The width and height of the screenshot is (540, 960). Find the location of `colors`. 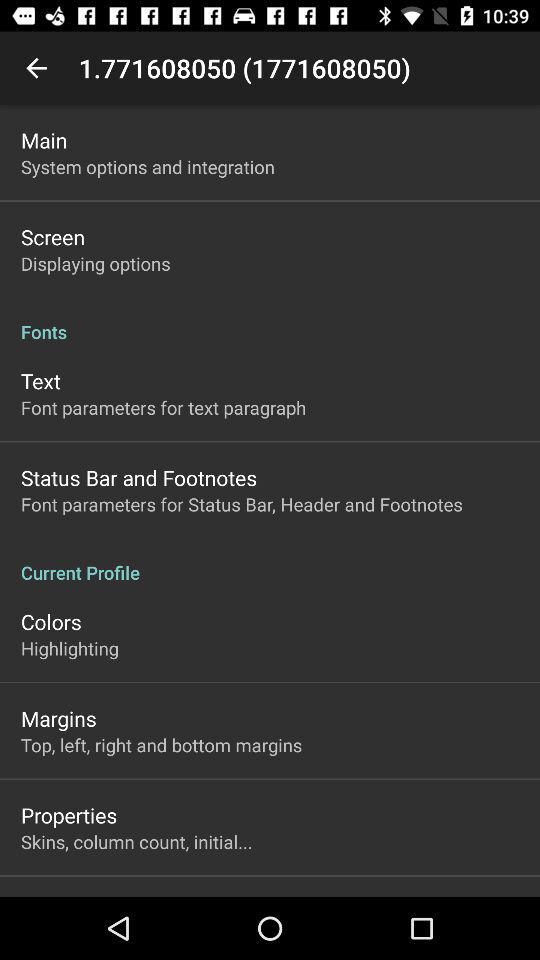

colors is located at coordinates (51, 620).